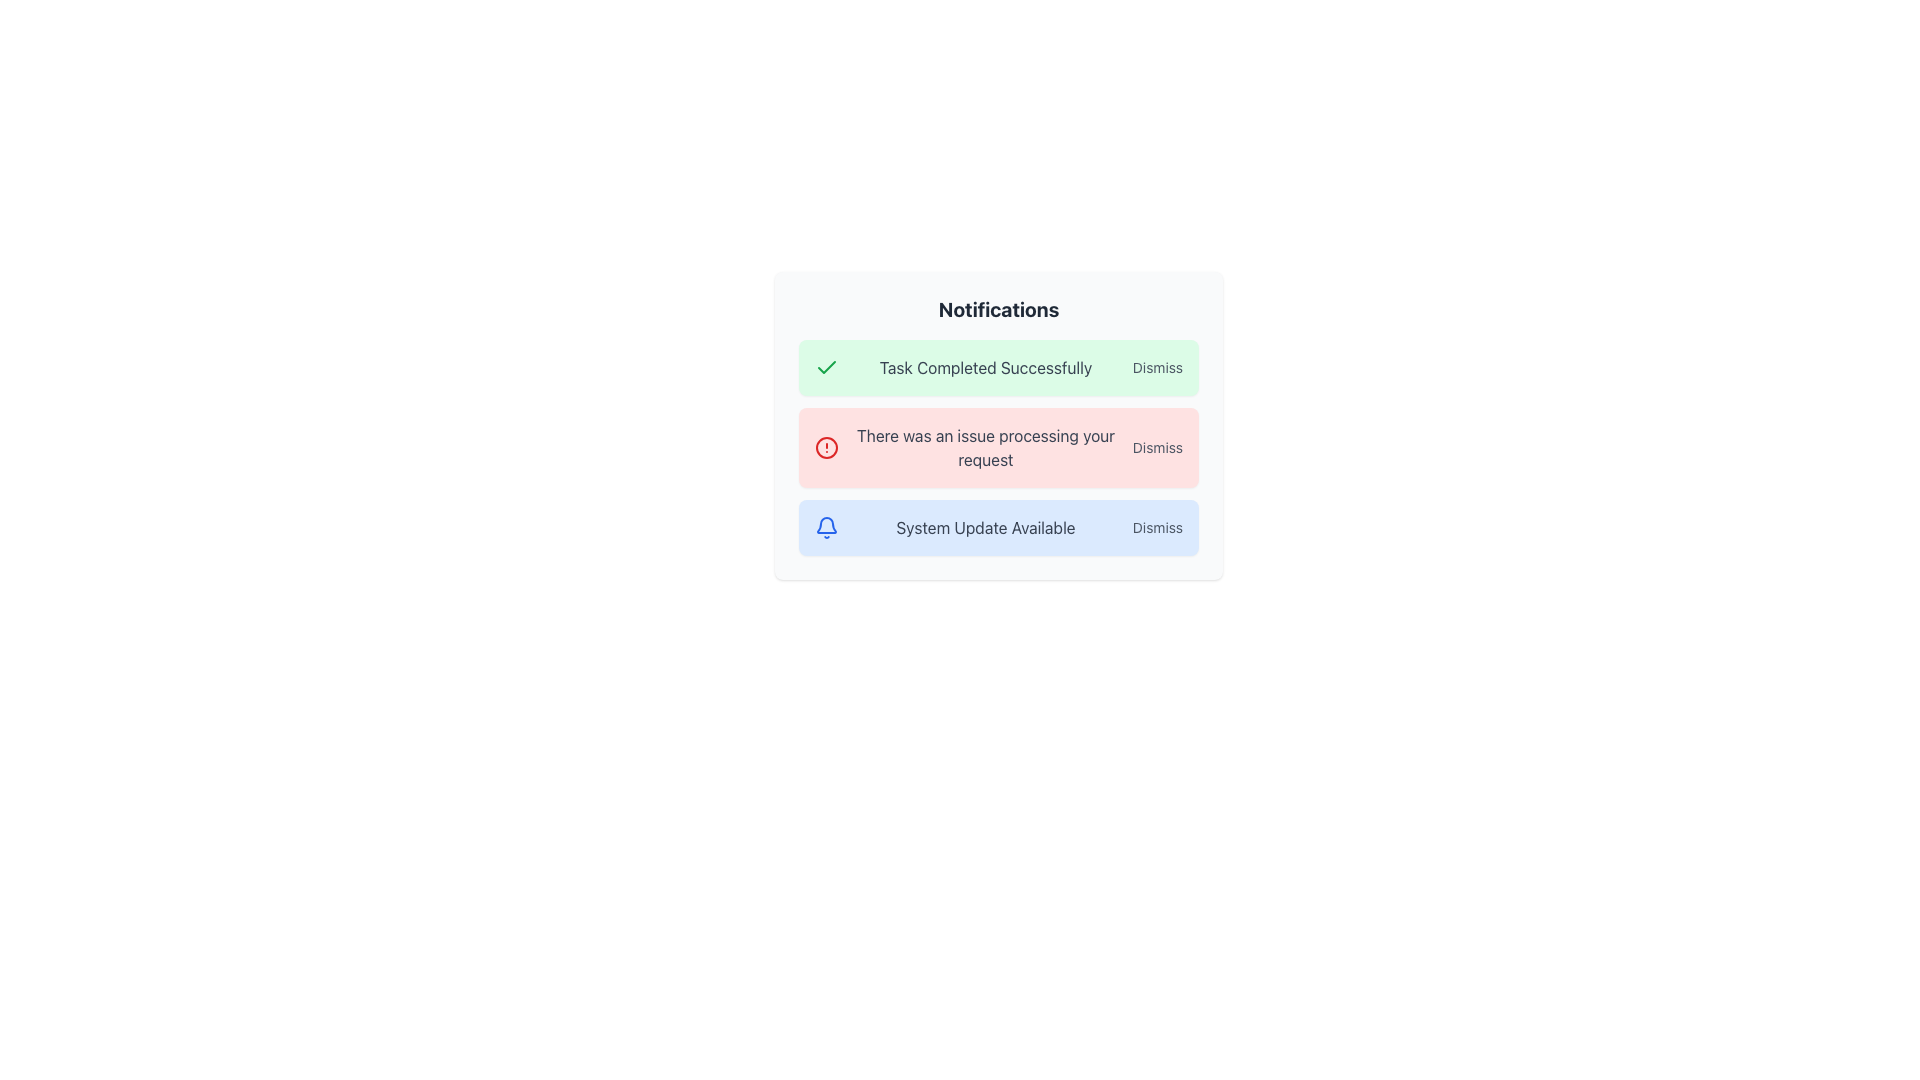 Image resolution: width=1920 pixels, height=1080 pixels. Describe the element at coordinates (826, 367) in the screenshot. I see `the checkmark icon indicating task completion, located on the left side of the green notification box aligned with the text 'Task Completed Successfully.'` at that location.